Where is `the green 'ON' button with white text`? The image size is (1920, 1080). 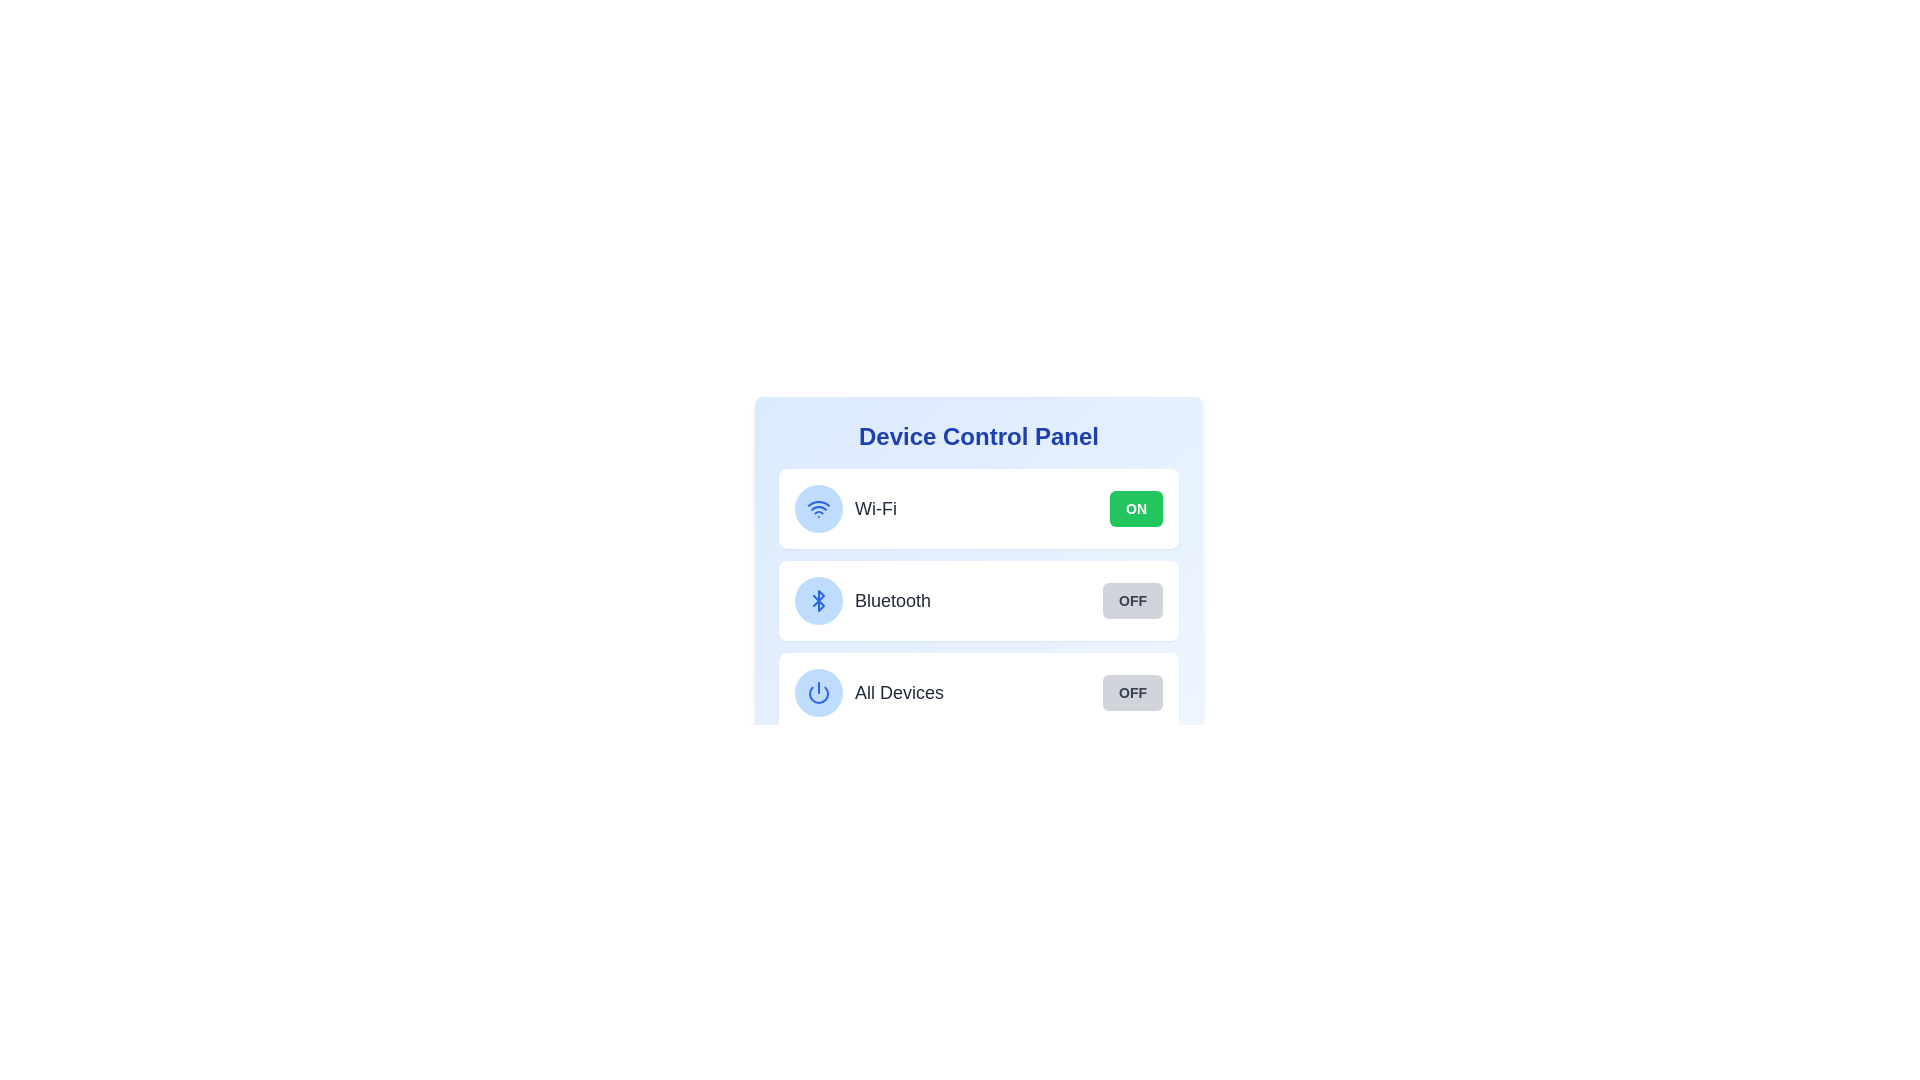
the green 'ON' button with white text is located at coordinates (1136, 508).